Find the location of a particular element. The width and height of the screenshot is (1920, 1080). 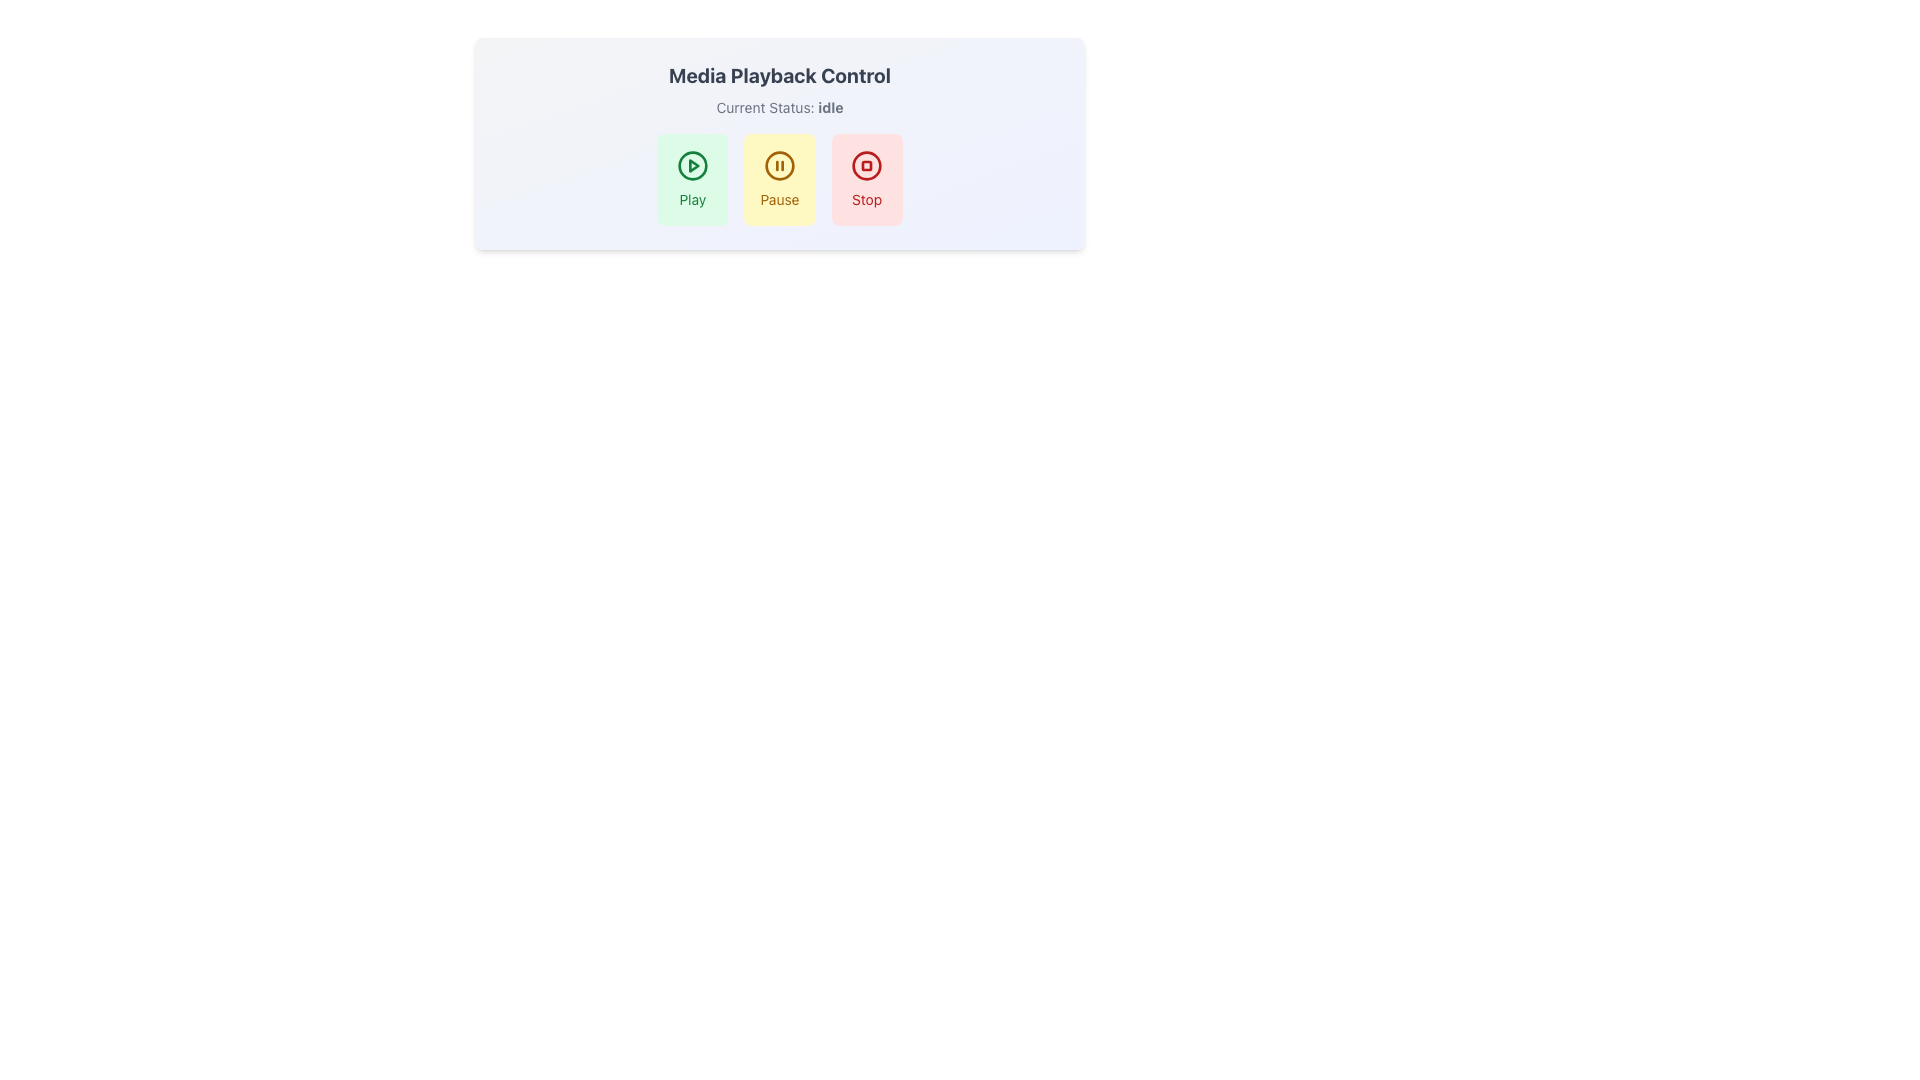

the 'Stop' icon in the media control interface is located at coordinates (867, 164).